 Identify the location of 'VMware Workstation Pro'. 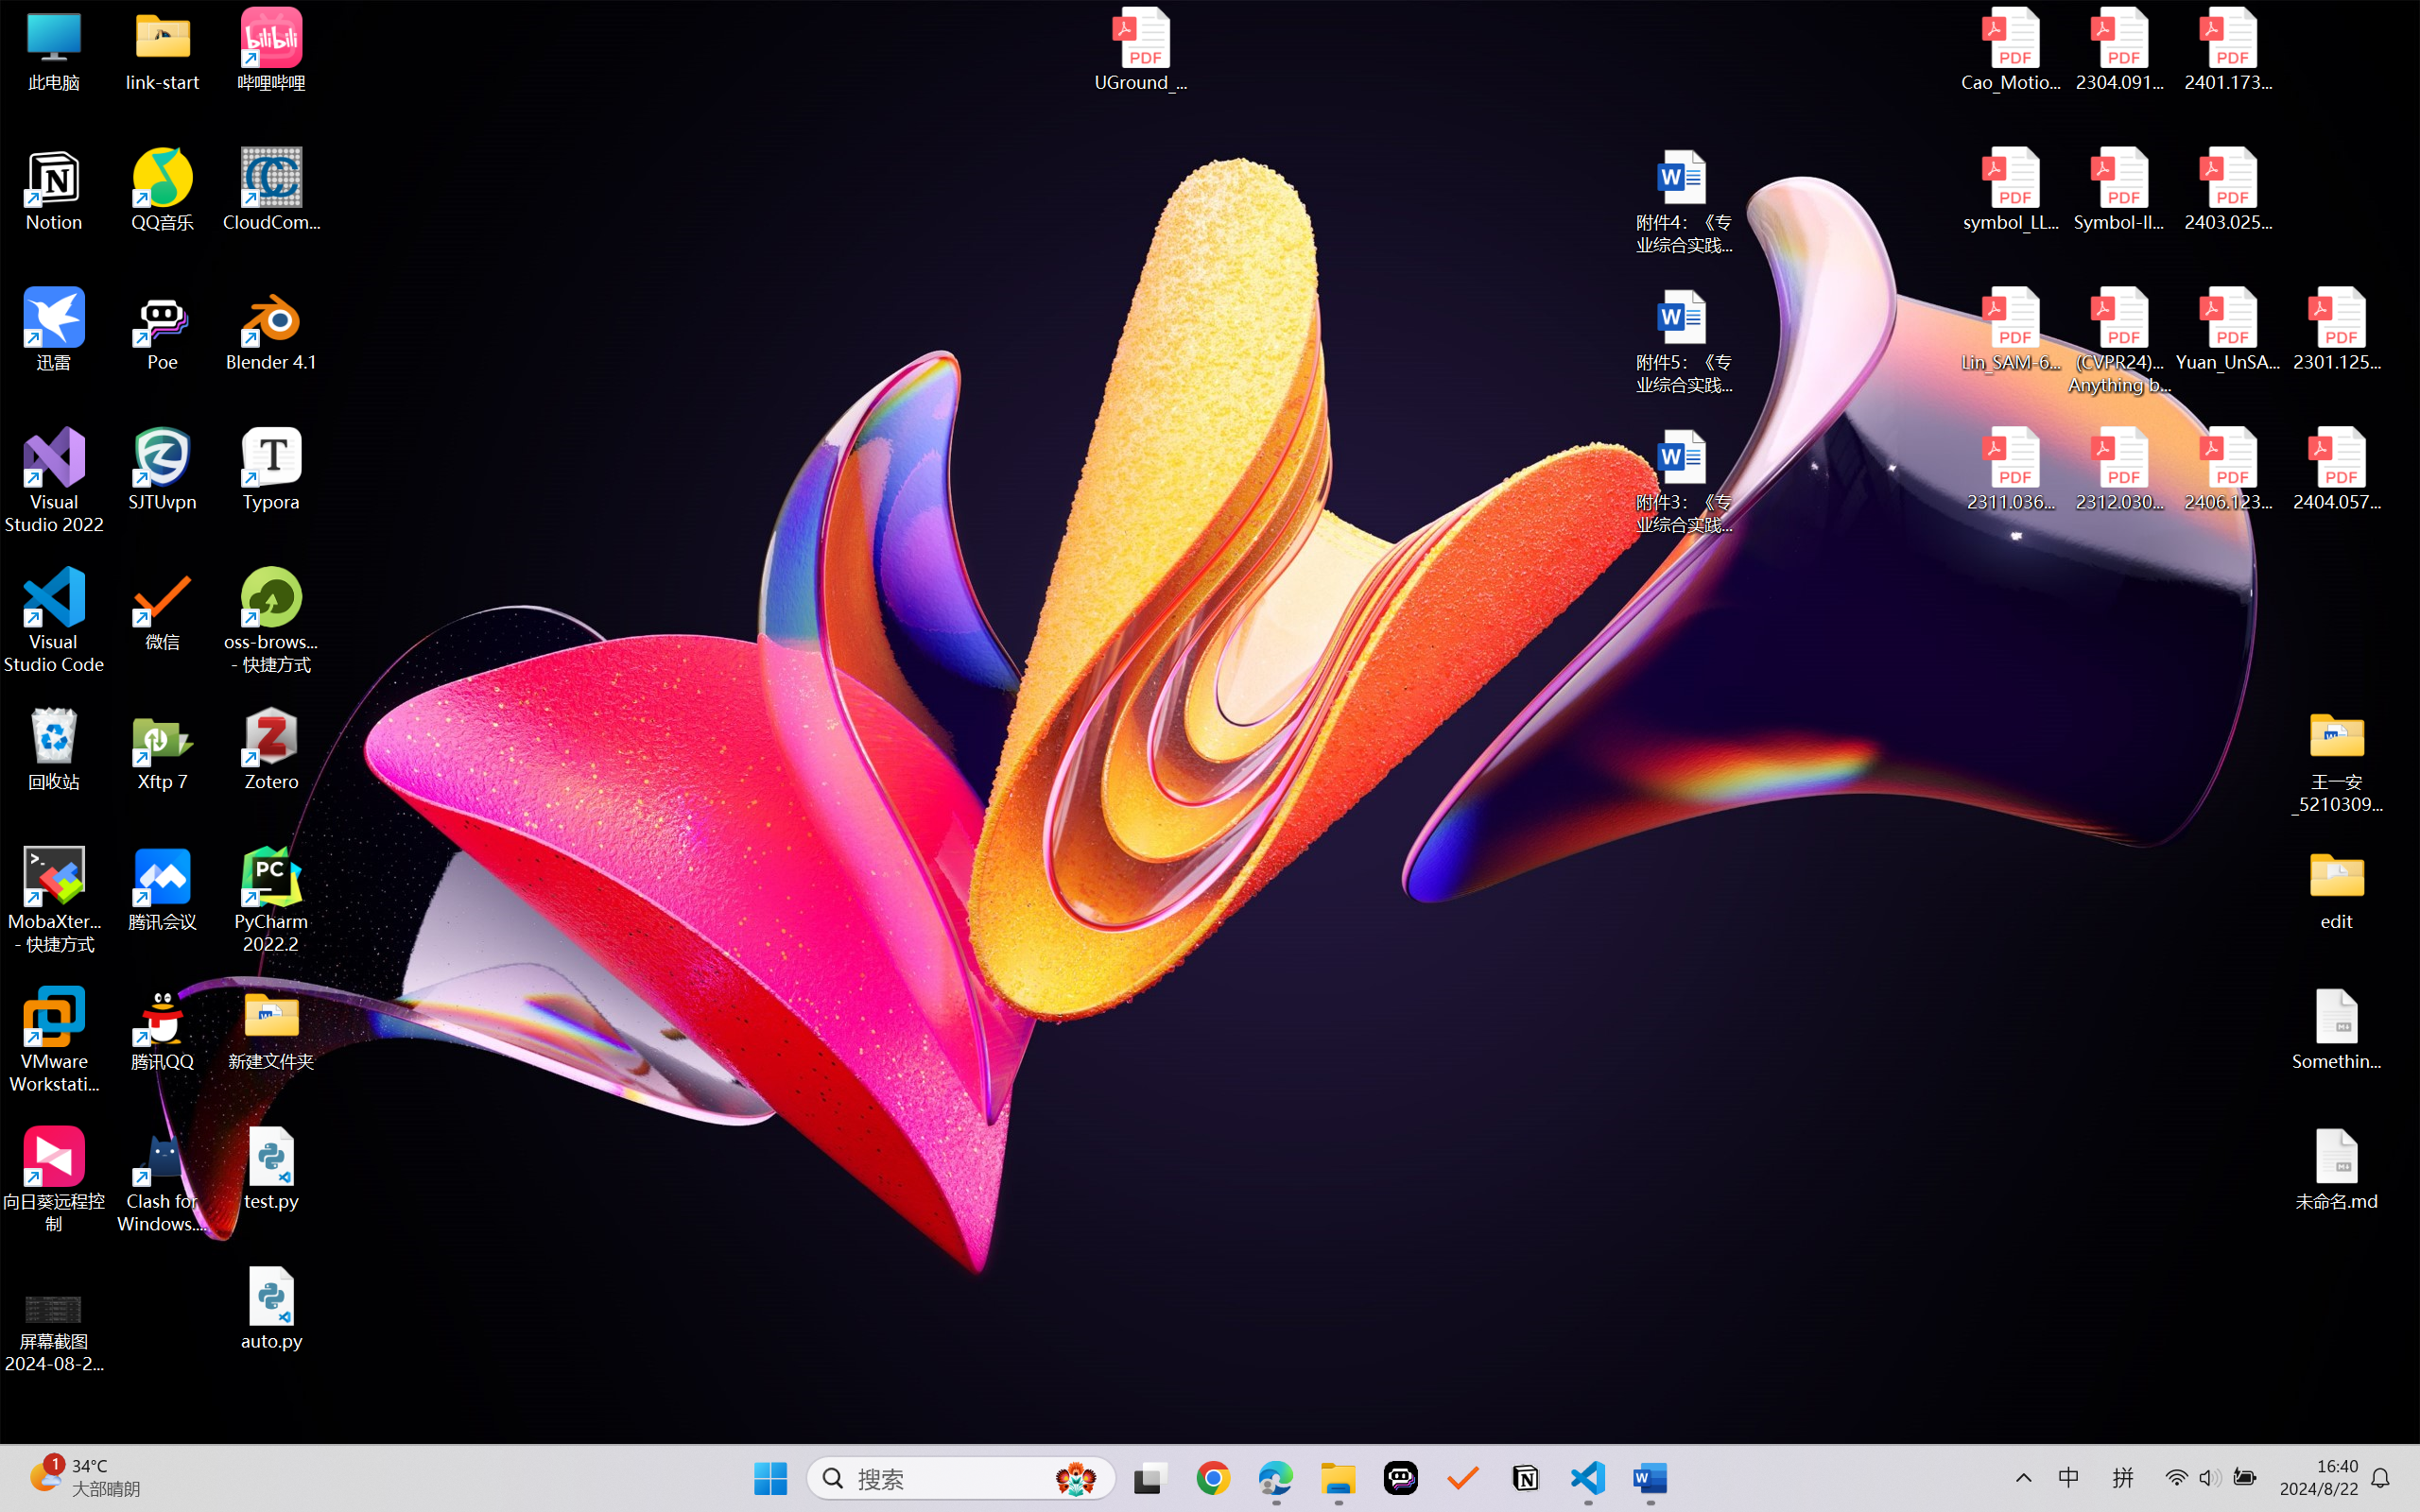
(53, 1040).